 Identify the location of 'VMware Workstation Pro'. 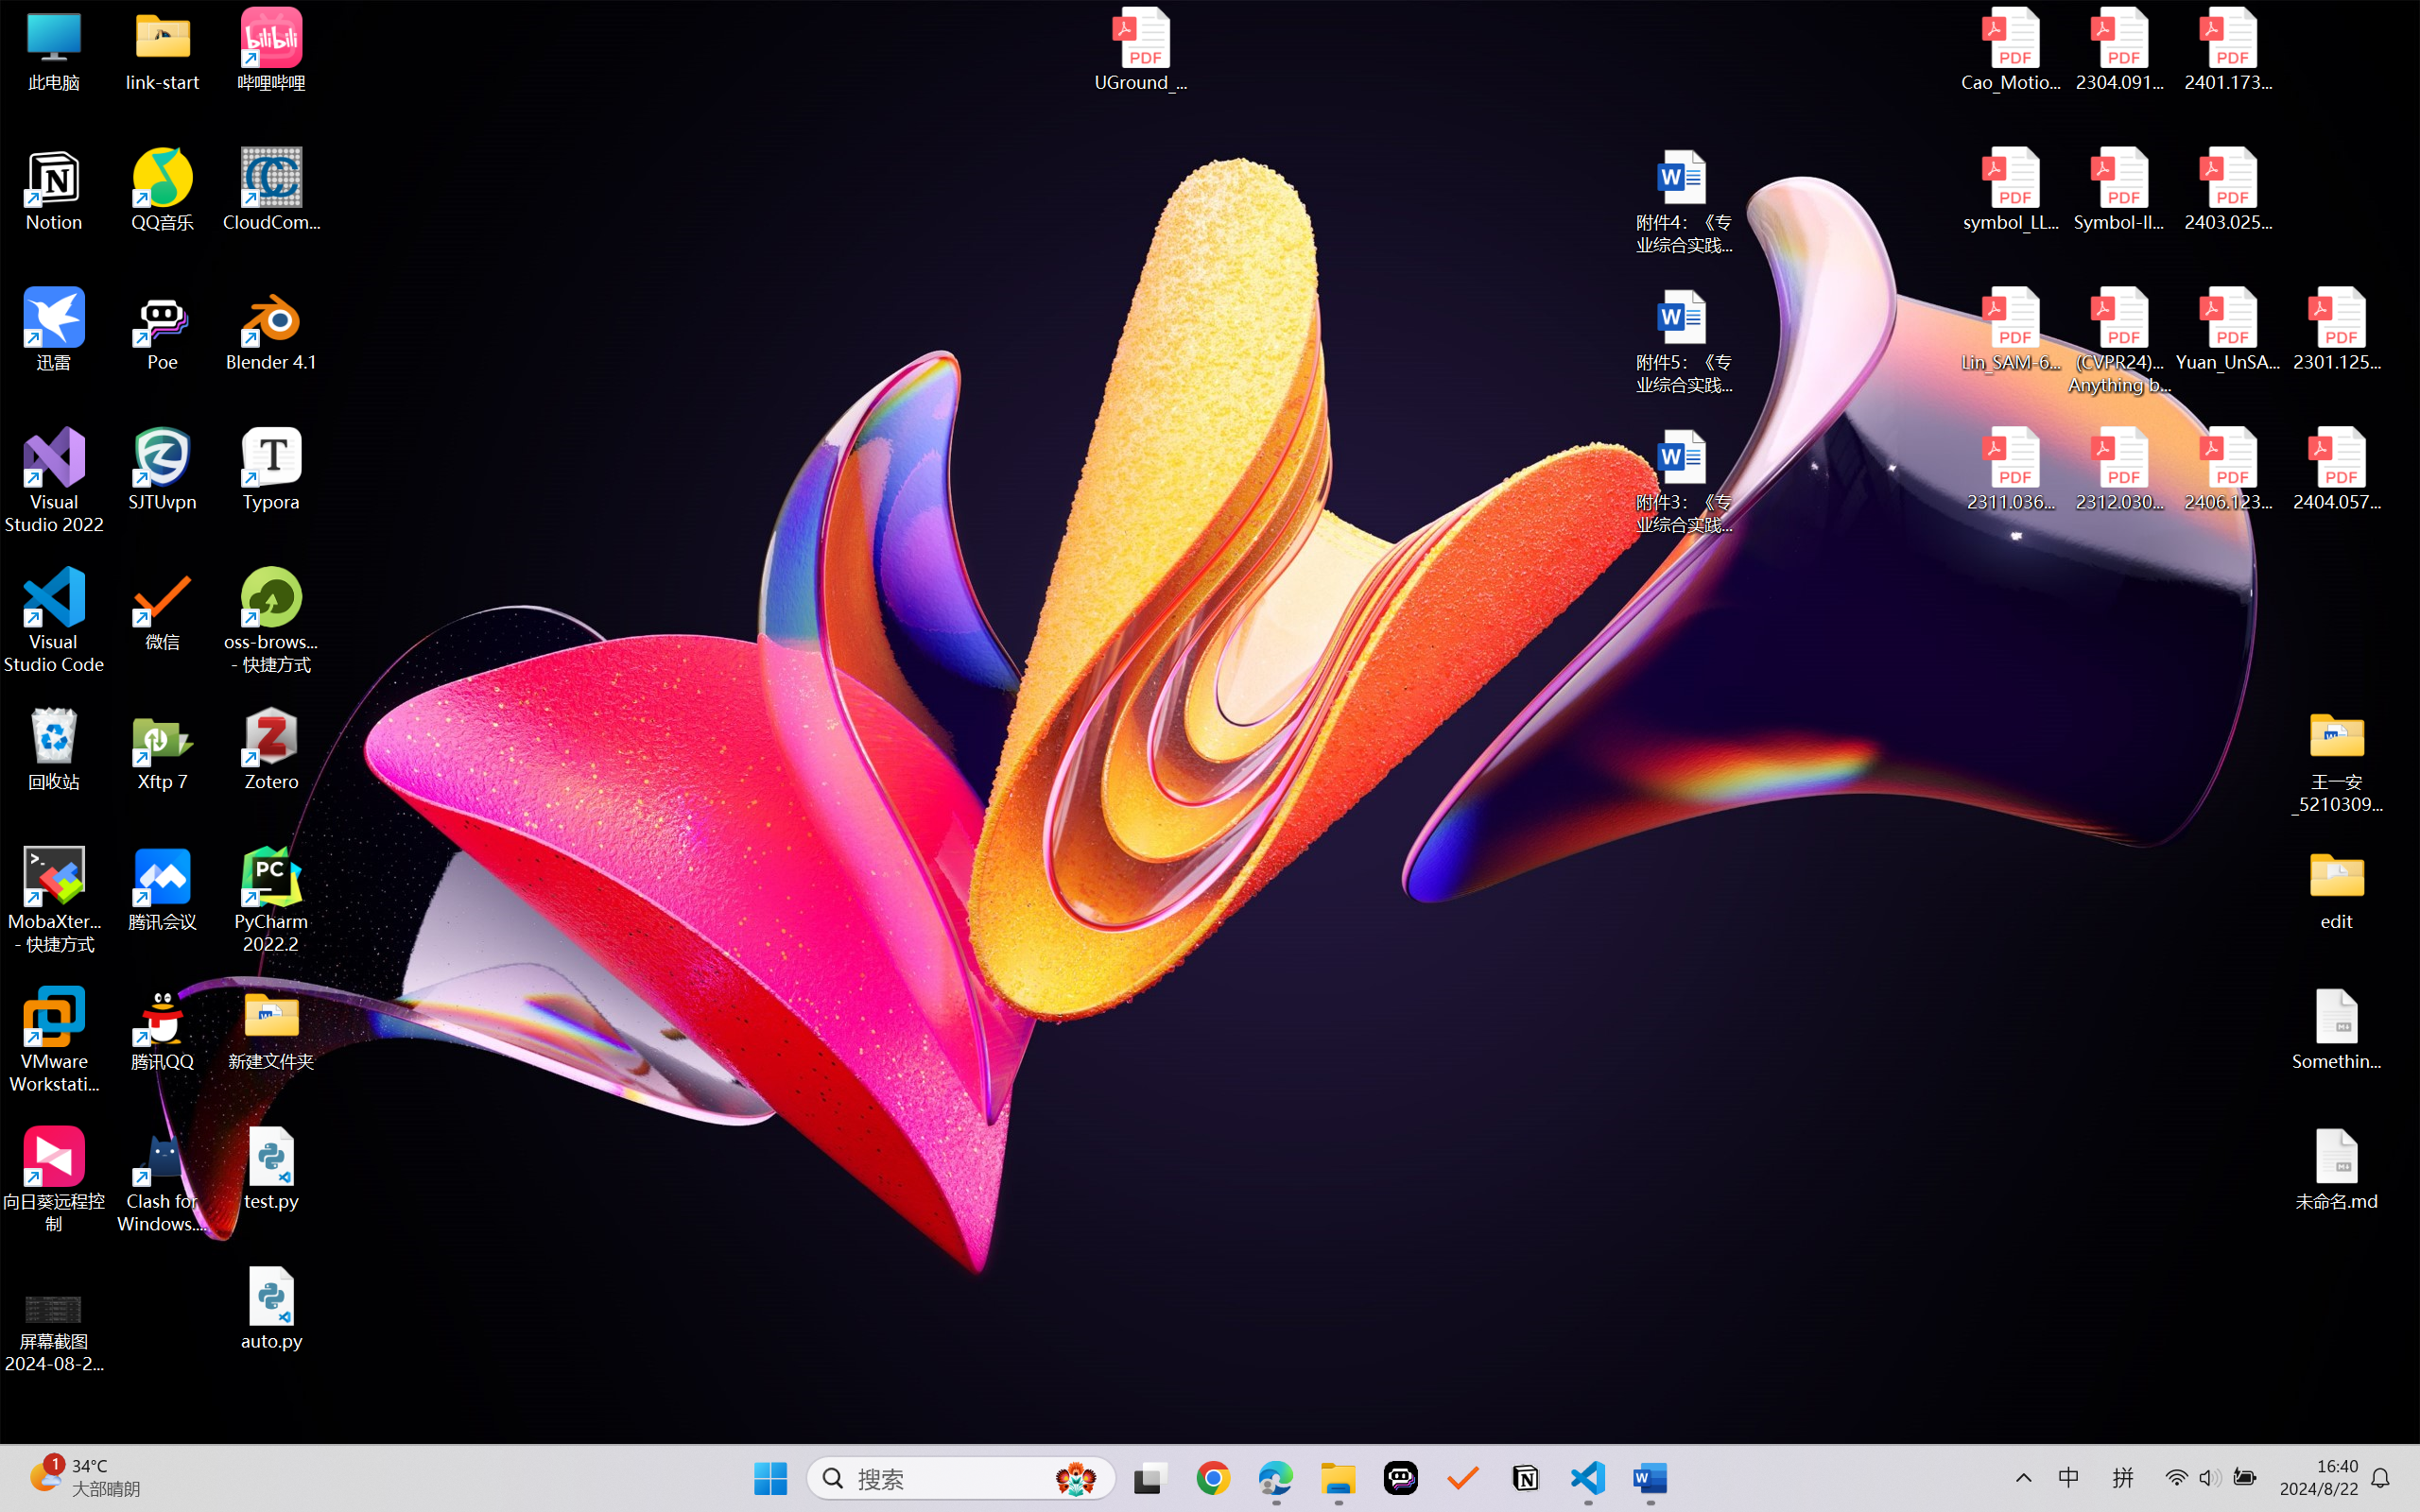
(53, 1040).